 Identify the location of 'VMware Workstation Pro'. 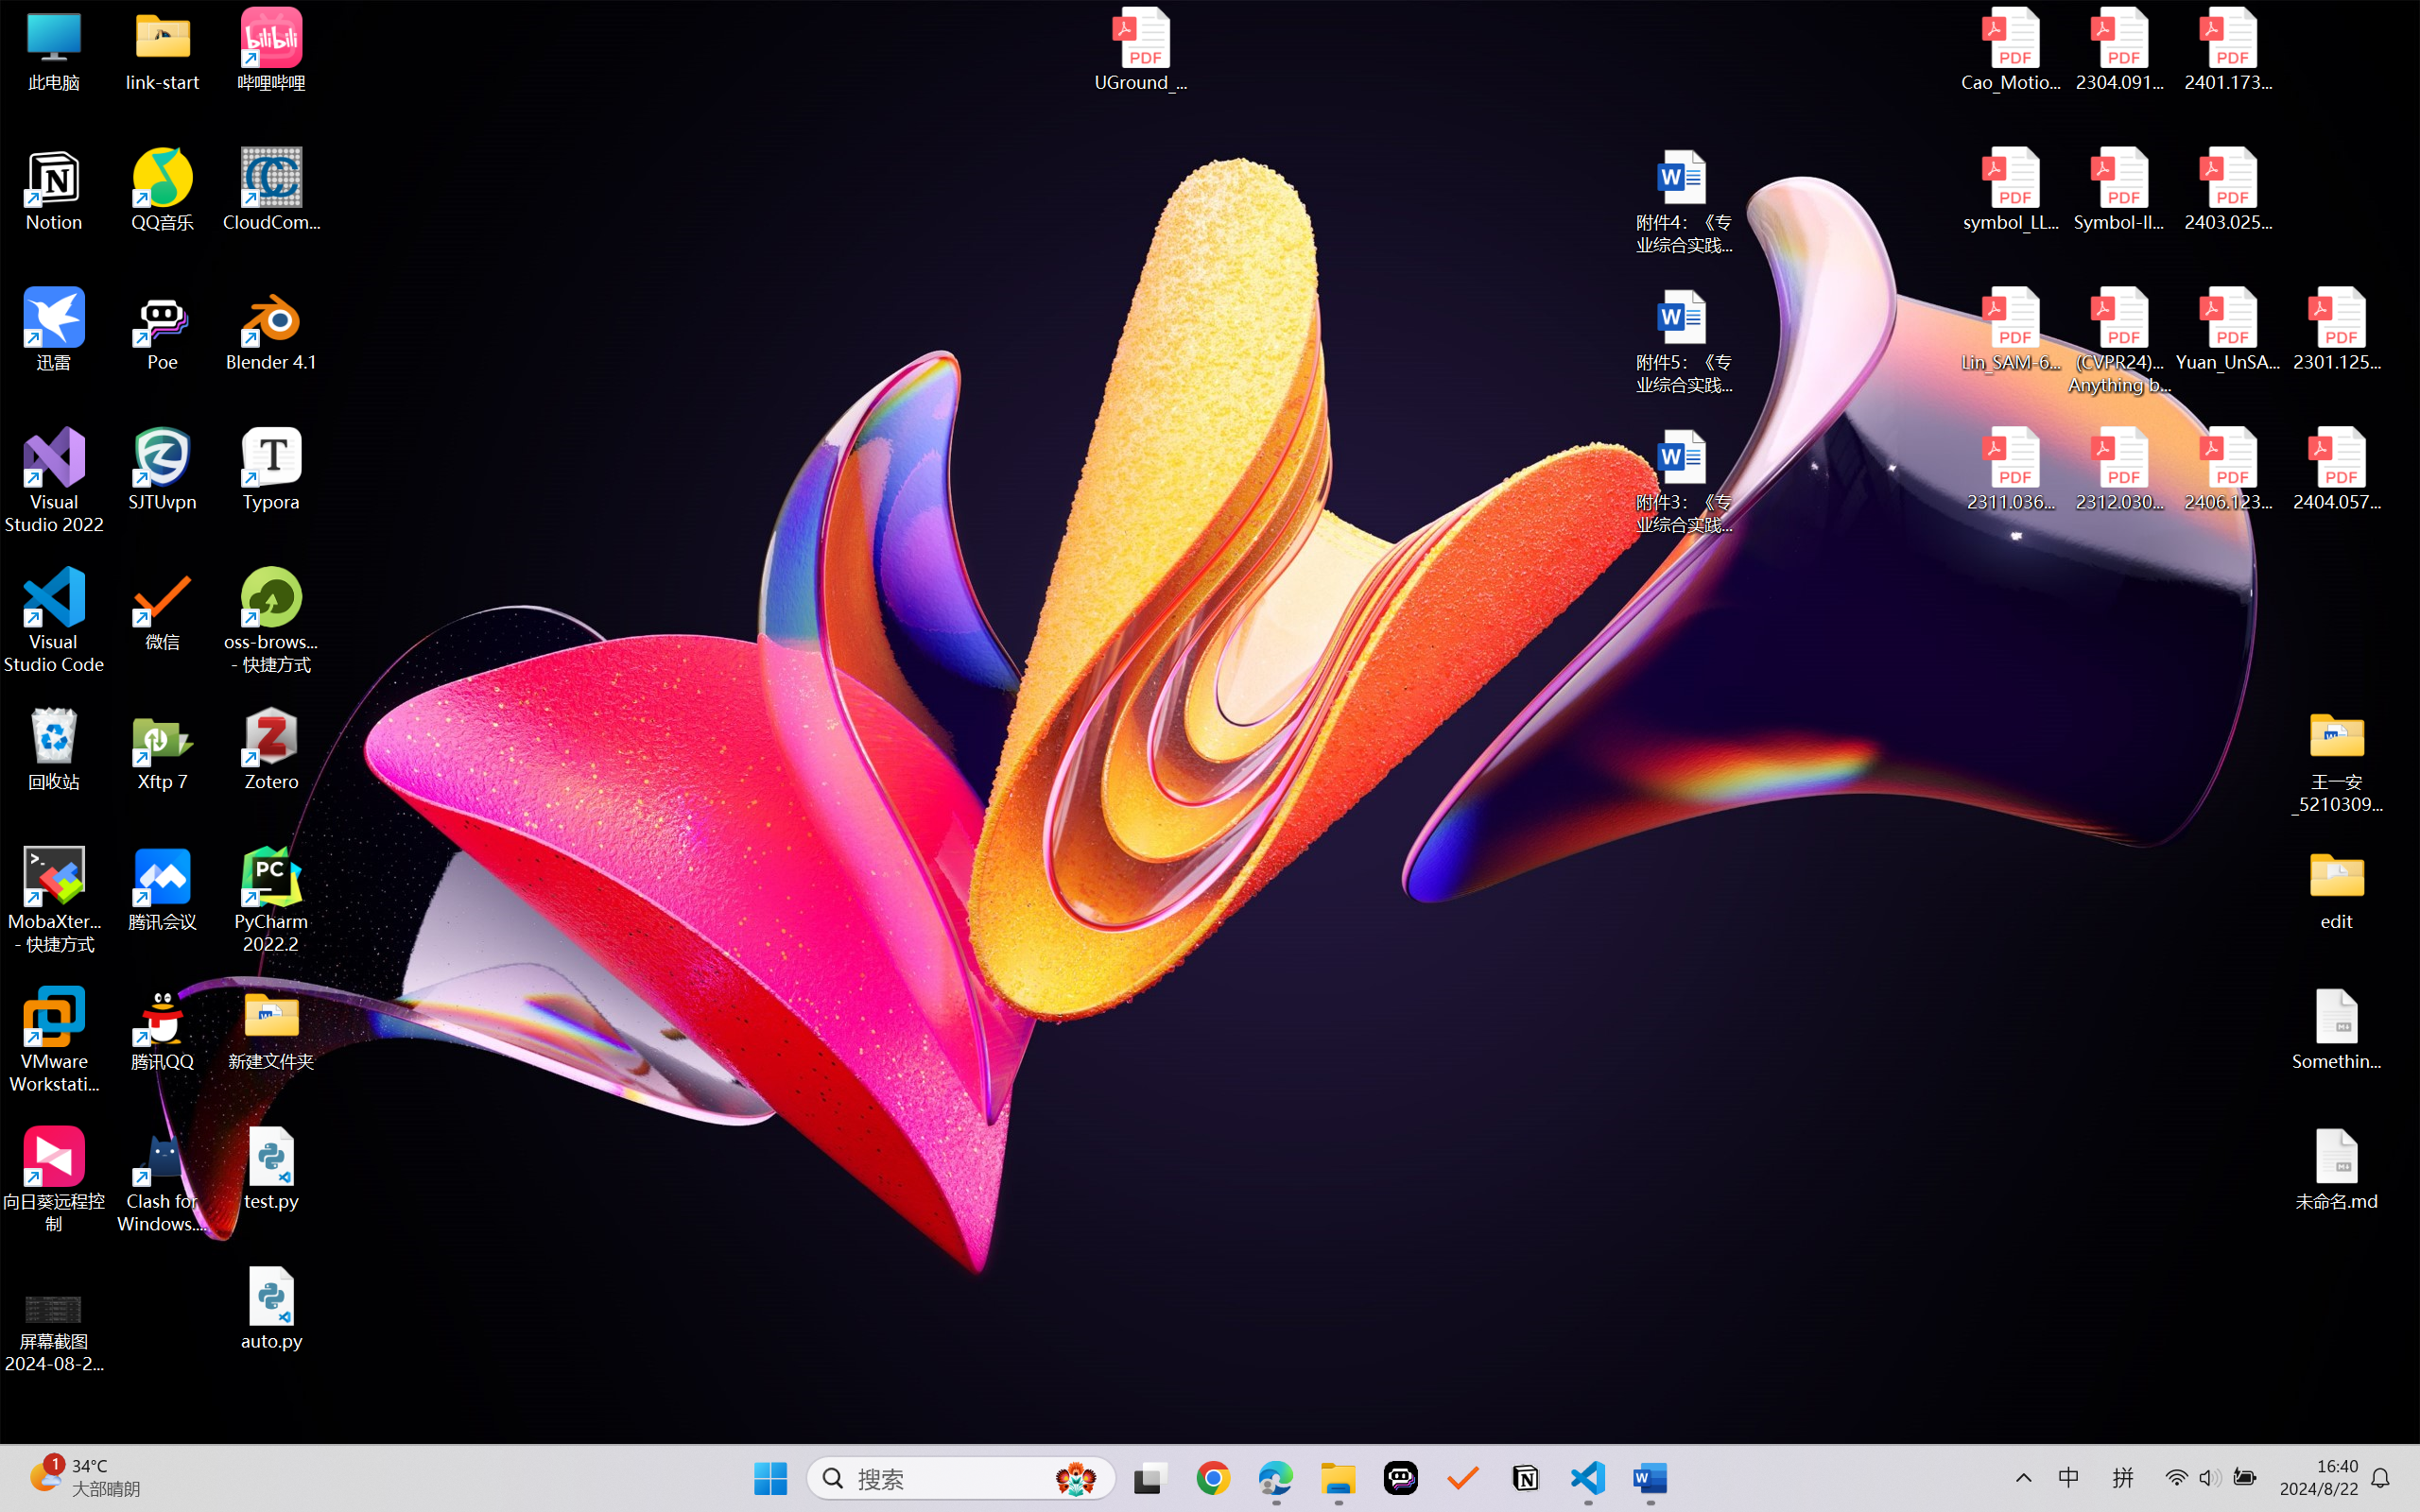
(53, 1040).